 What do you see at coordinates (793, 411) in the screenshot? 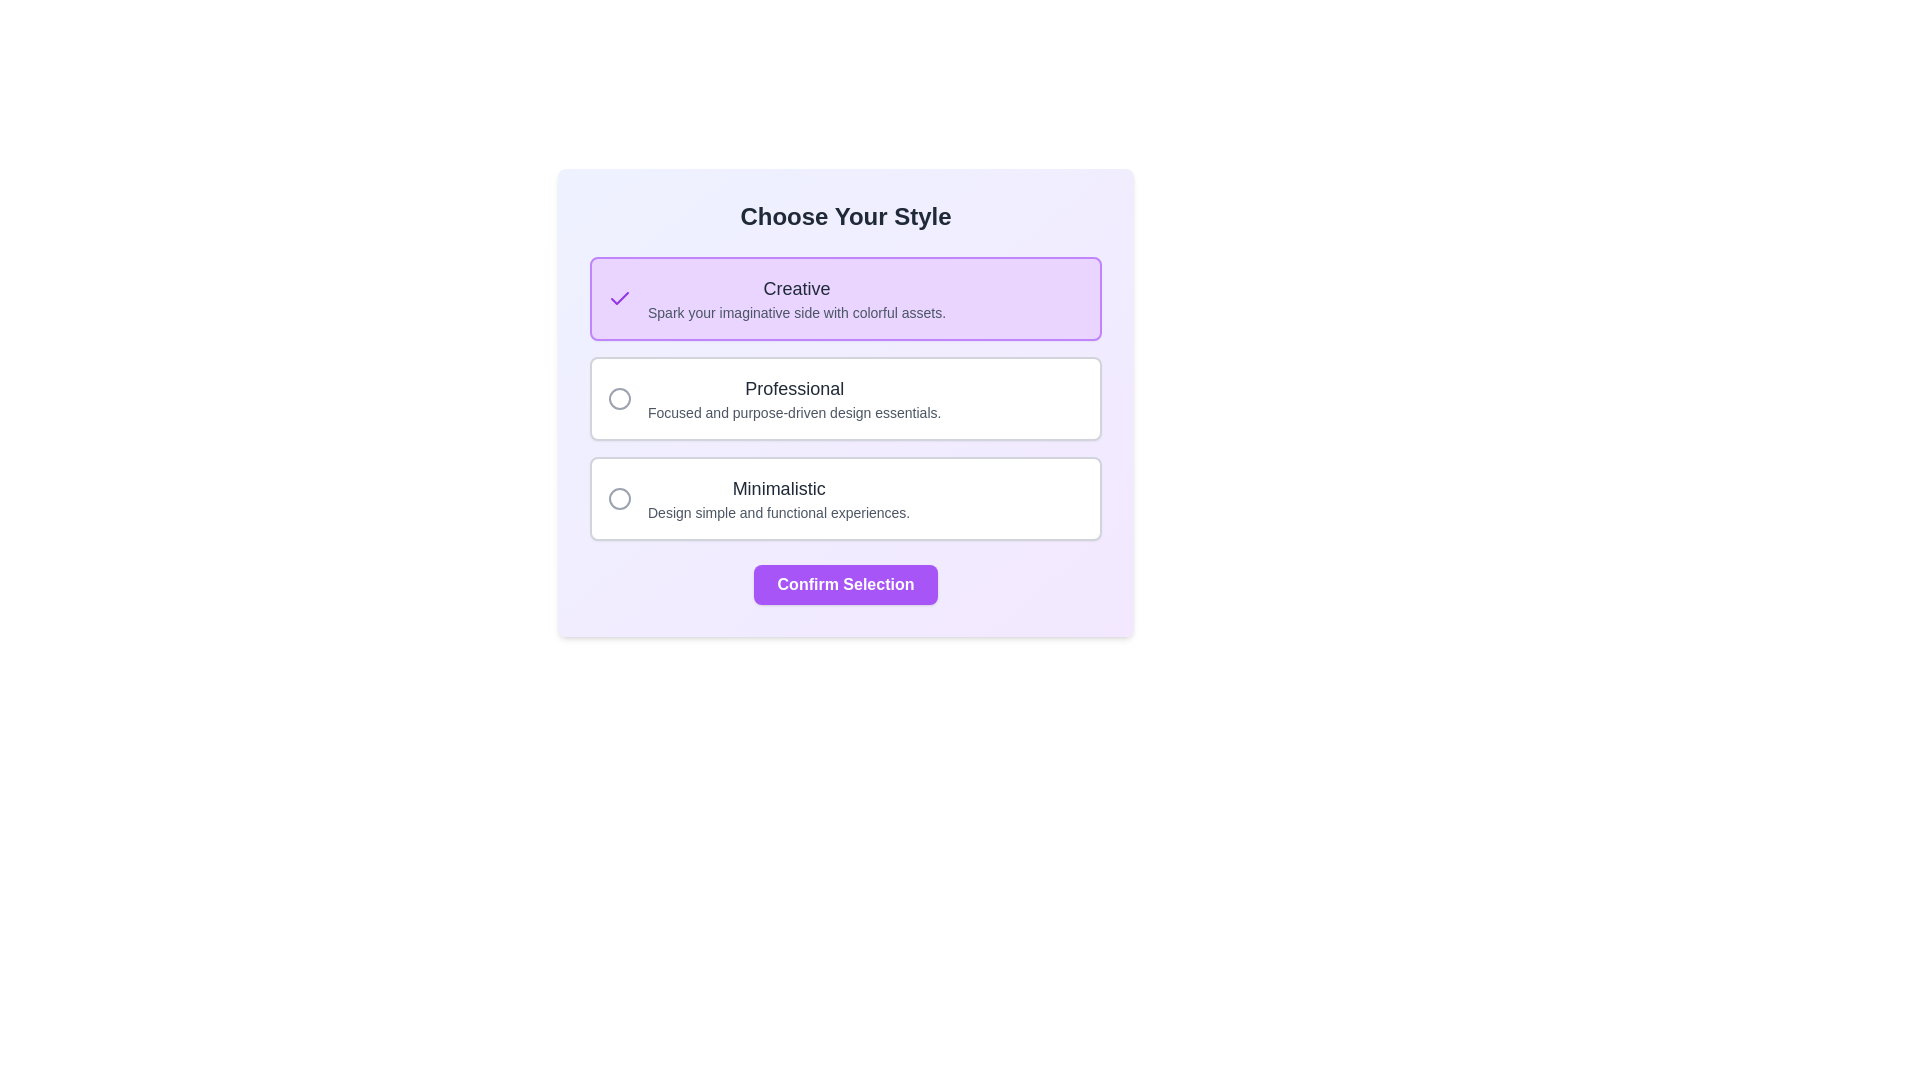
I see `the informational text element that reads 'Focused and purpose-driven design essentials,' which is styled in light gray and positioned under the 'Professional' header in a vertical list of selectable styles` at bounding box center [793, 411].